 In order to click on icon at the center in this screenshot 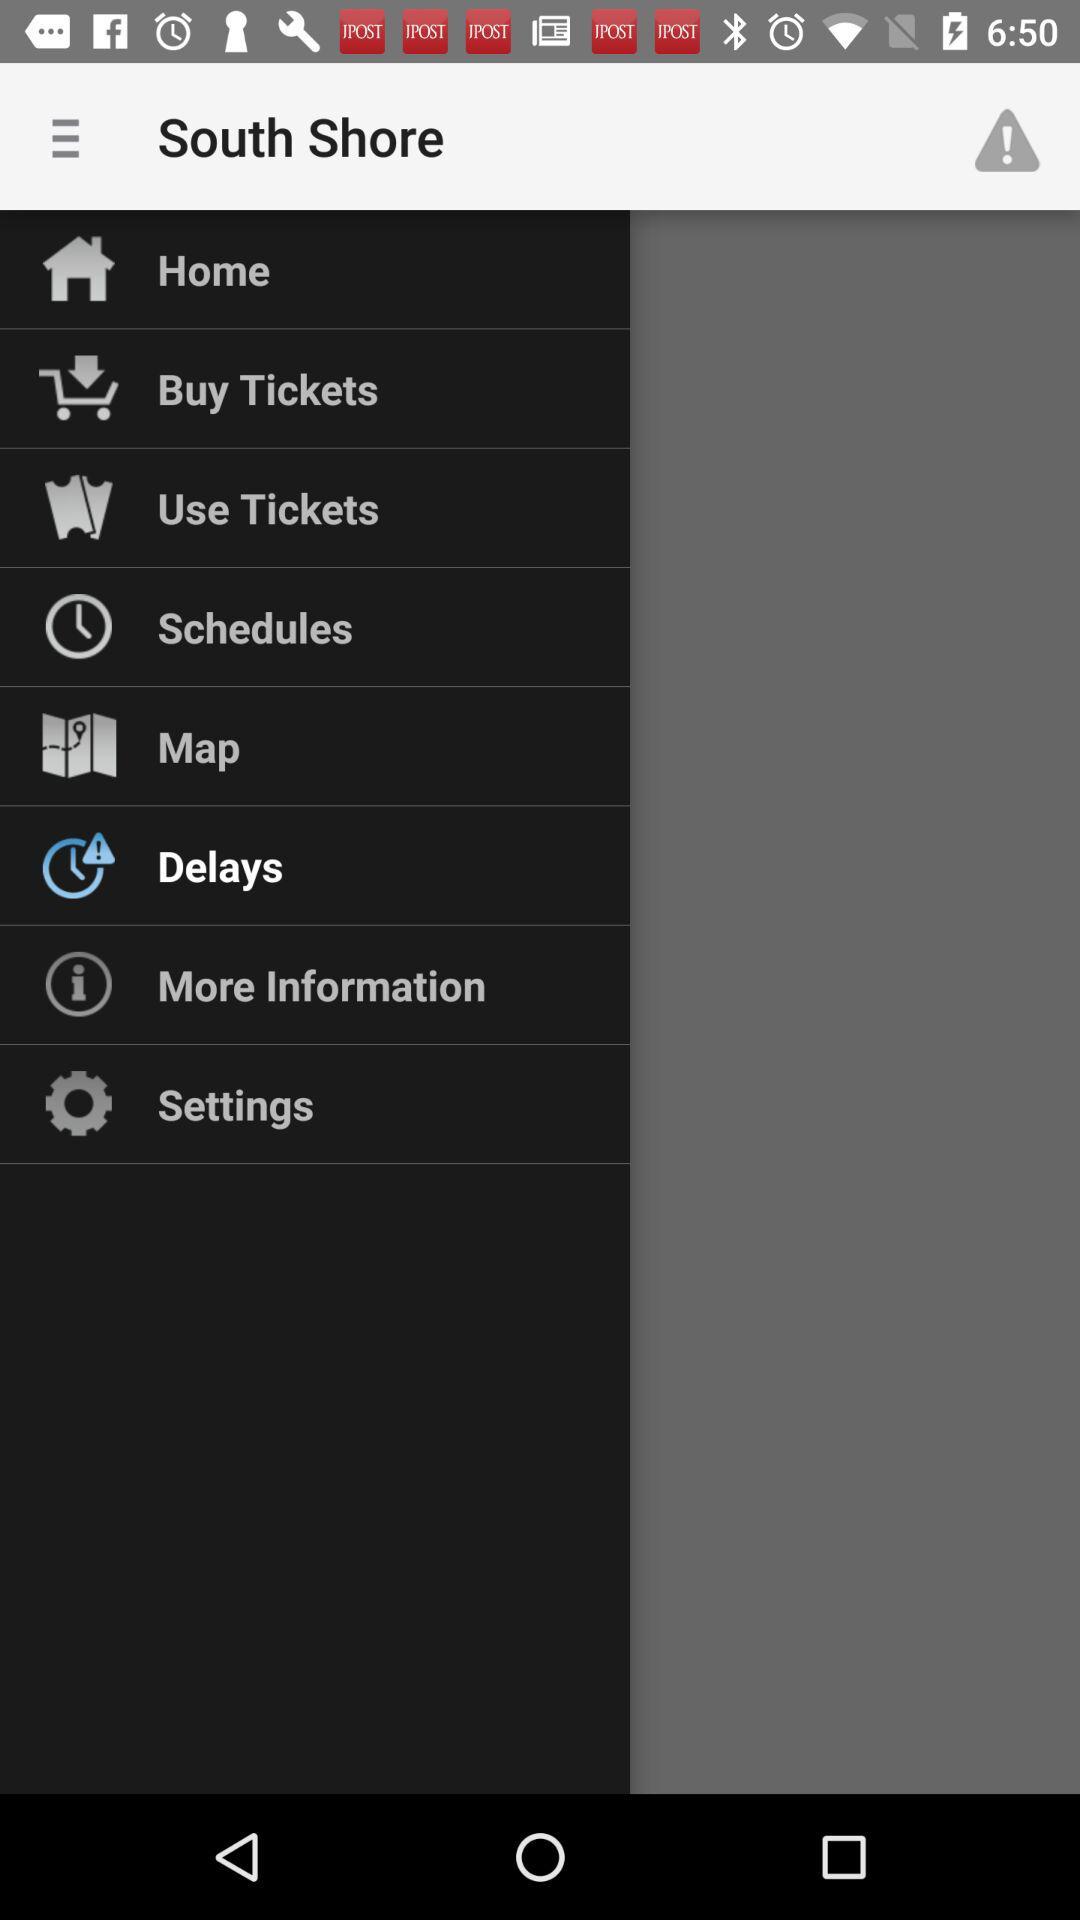, I will do `click(540, 1002)`.